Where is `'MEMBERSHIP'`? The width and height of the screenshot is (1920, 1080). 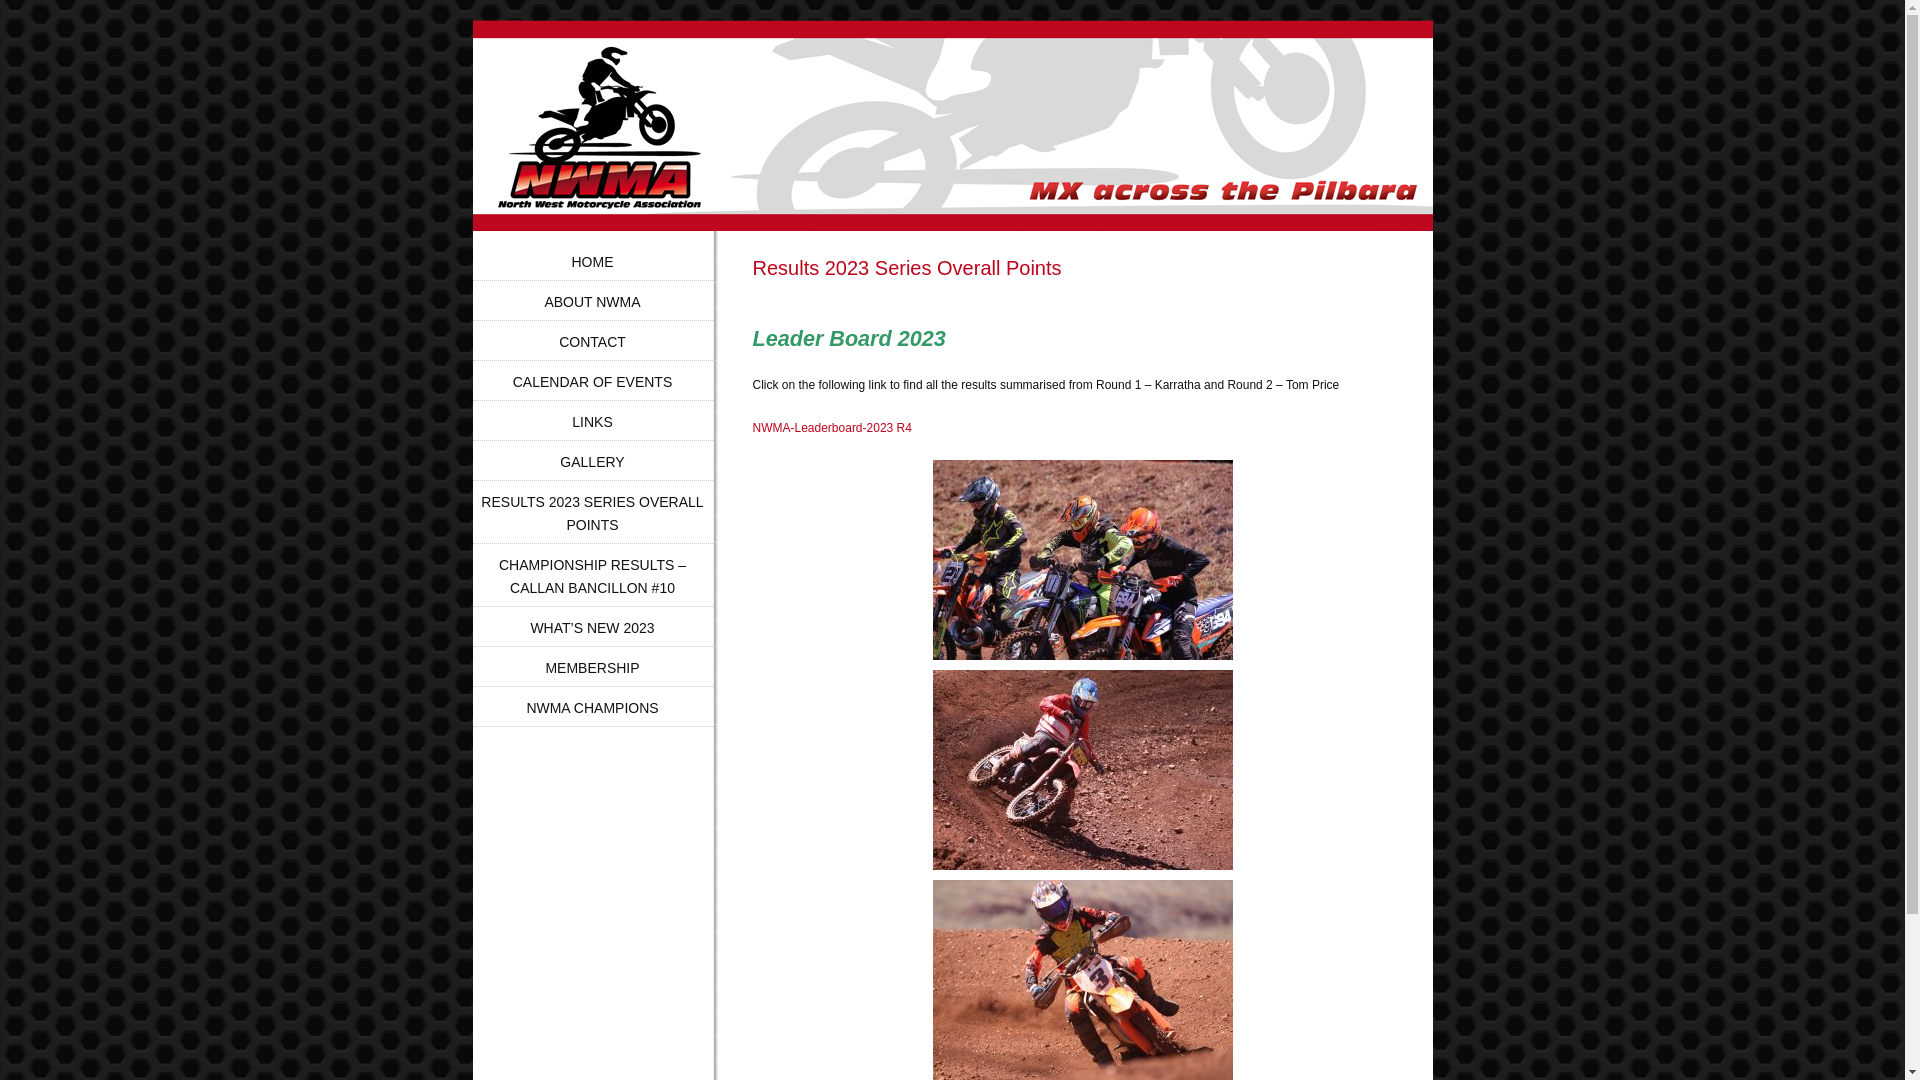
'MEMBERSHIP' is located at coordinates (590, 667).